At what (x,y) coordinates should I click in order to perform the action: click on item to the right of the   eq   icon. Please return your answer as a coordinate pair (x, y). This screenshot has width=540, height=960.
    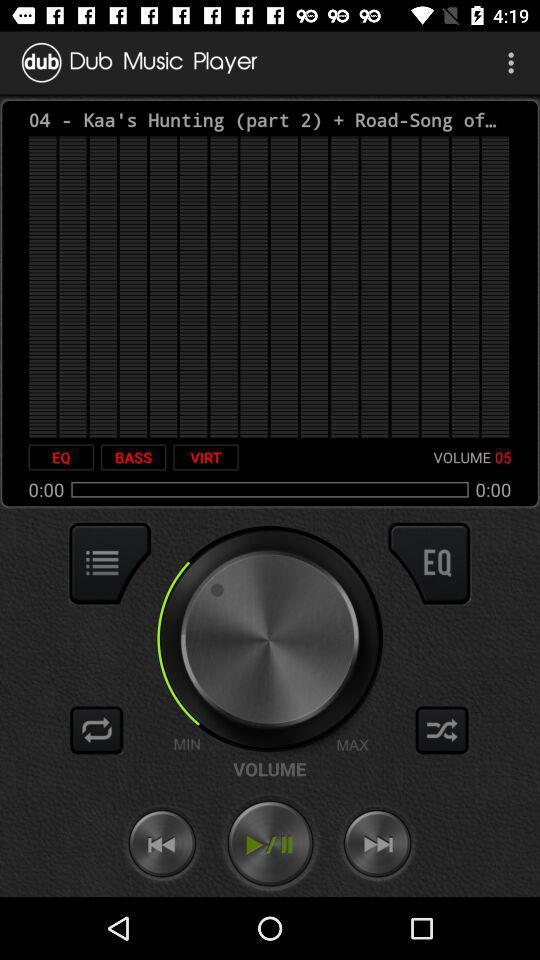
    Looking at the image, I should click on (133, 457).